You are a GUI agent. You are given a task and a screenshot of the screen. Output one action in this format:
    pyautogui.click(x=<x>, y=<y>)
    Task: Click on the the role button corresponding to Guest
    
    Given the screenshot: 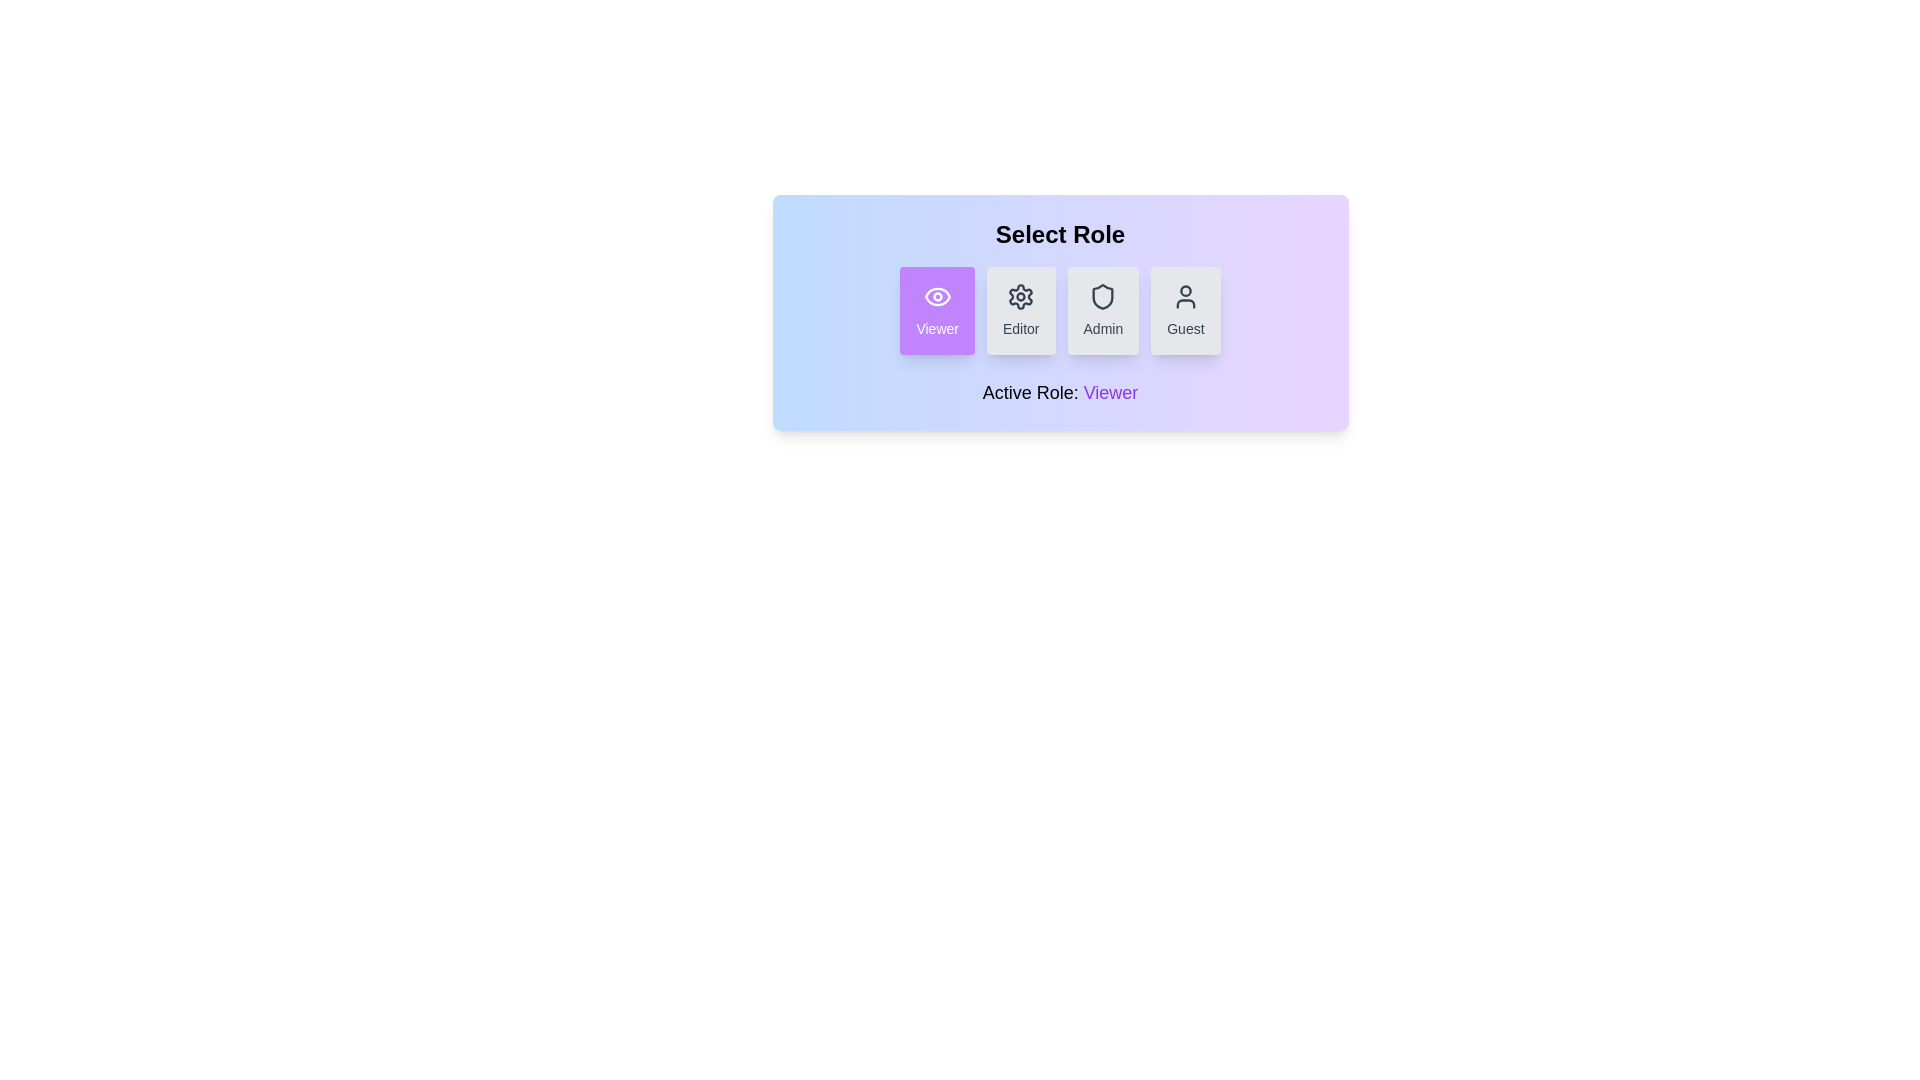 What is the action you would take?
    pyautogui.click(x=1185, y=311)
    